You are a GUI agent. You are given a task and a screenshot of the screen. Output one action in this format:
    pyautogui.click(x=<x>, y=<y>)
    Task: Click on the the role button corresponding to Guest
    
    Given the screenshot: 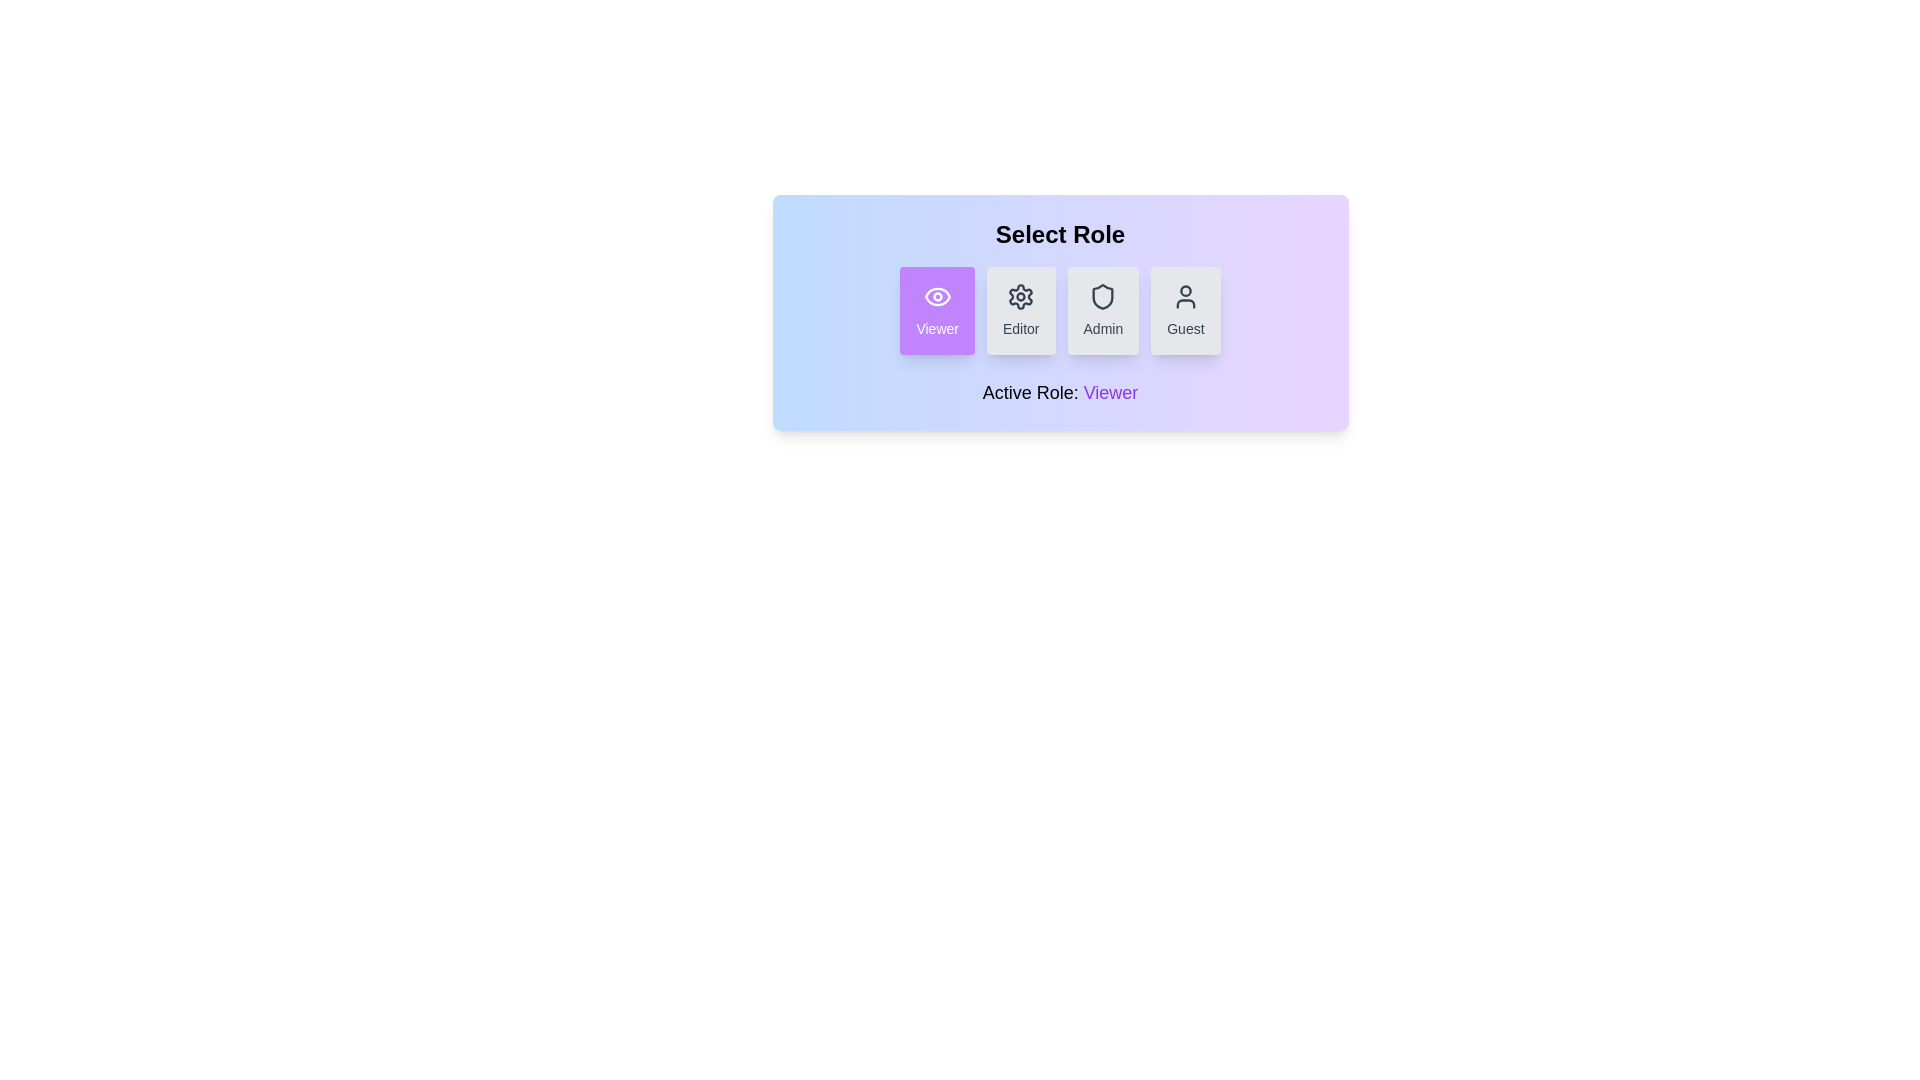 What is the action you would take?
    pyautogui.click(x=1185, y=311)
    